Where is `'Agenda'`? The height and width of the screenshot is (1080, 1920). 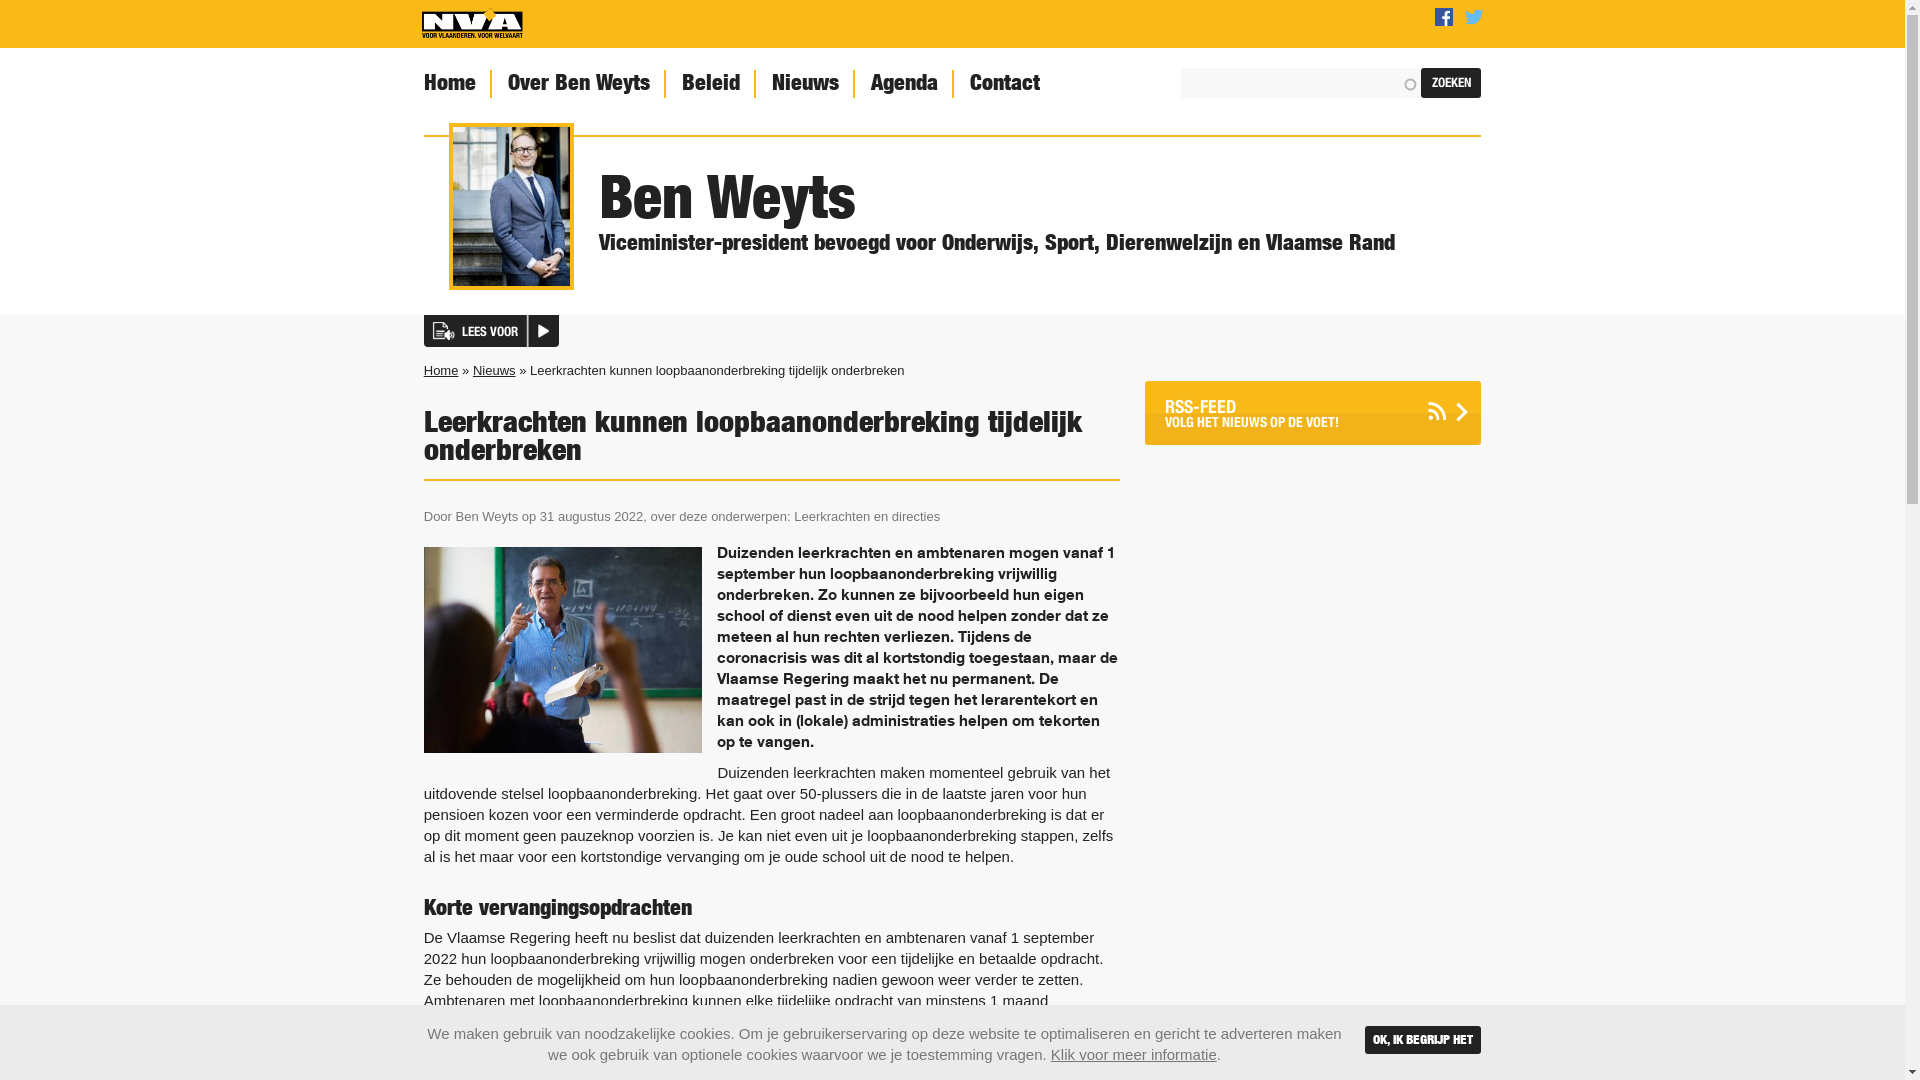
'Agenda' is located at coordinates (901, 83).